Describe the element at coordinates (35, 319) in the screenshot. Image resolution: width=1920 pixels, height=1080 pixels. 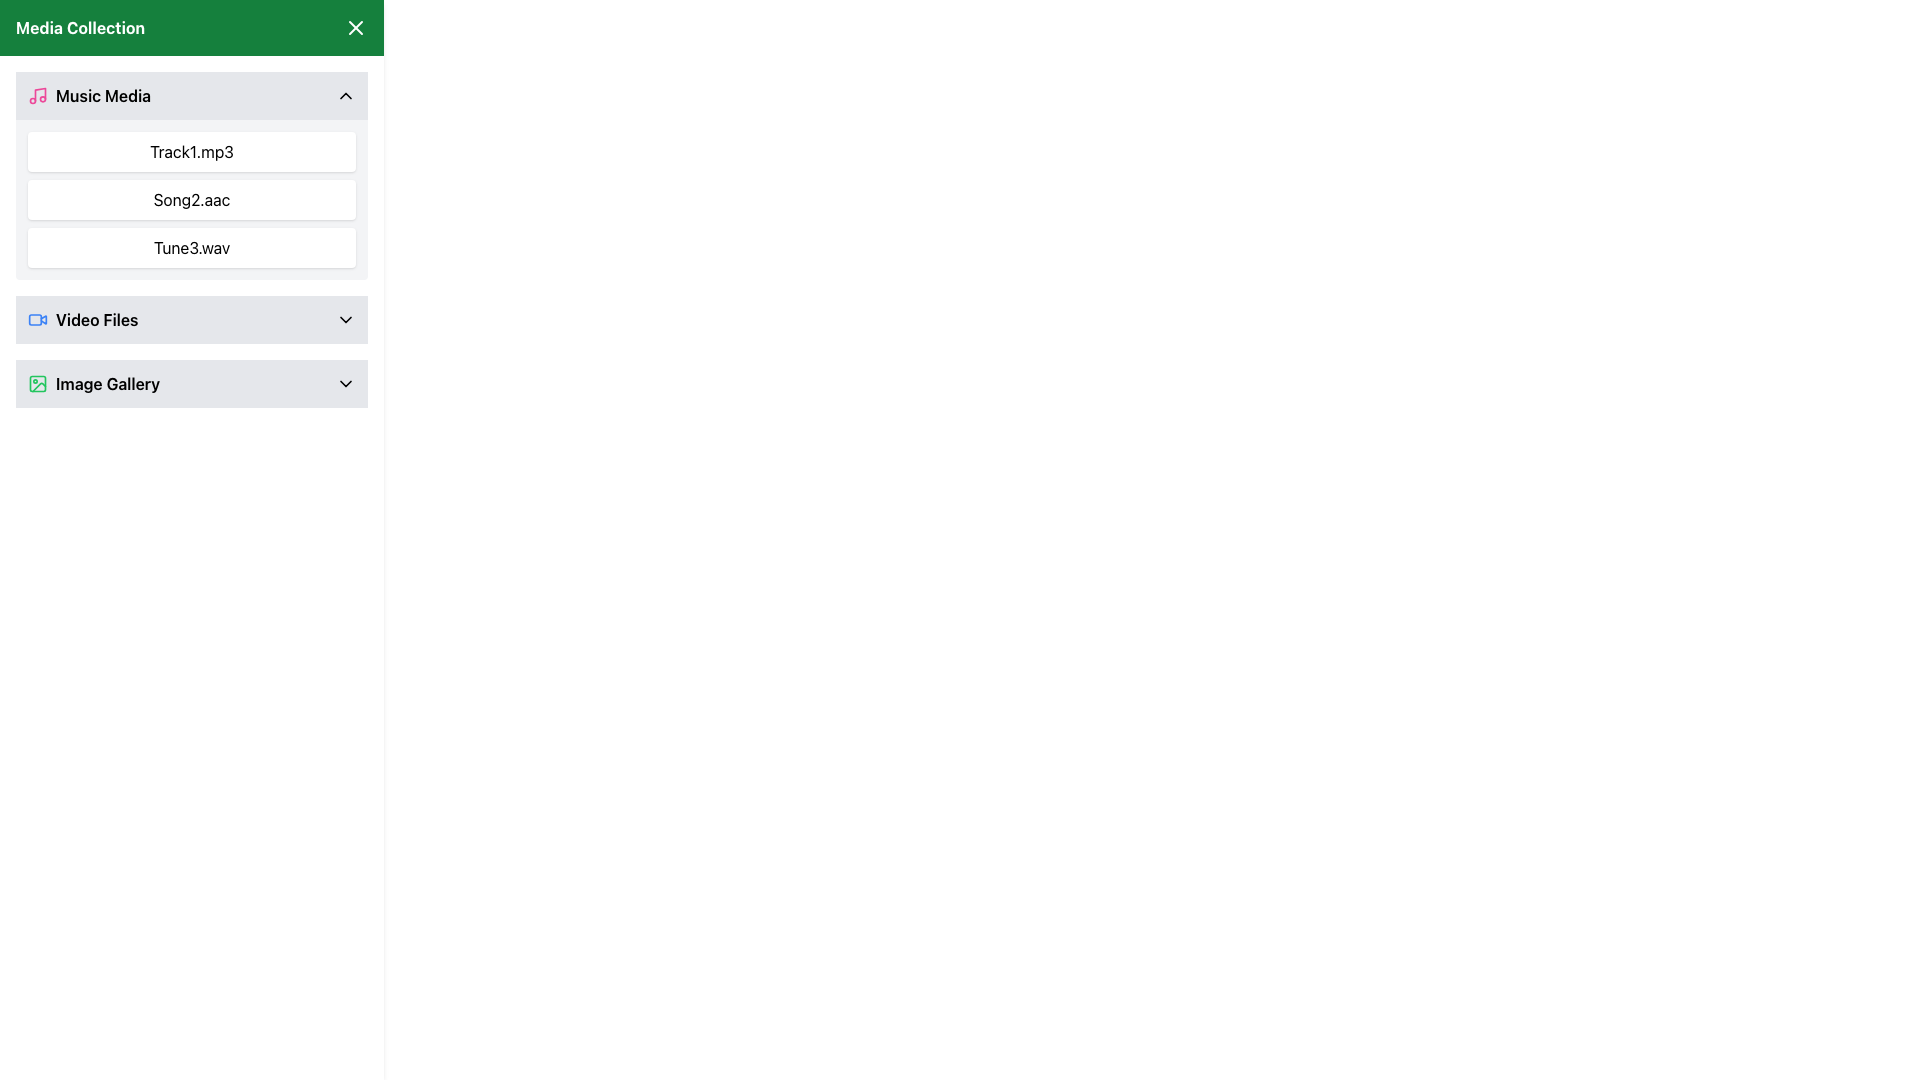
I see `the rectangular SVG element representing a video file icon located in the second collapsible group labeled 'Video Files' in the sidebar` at that location.